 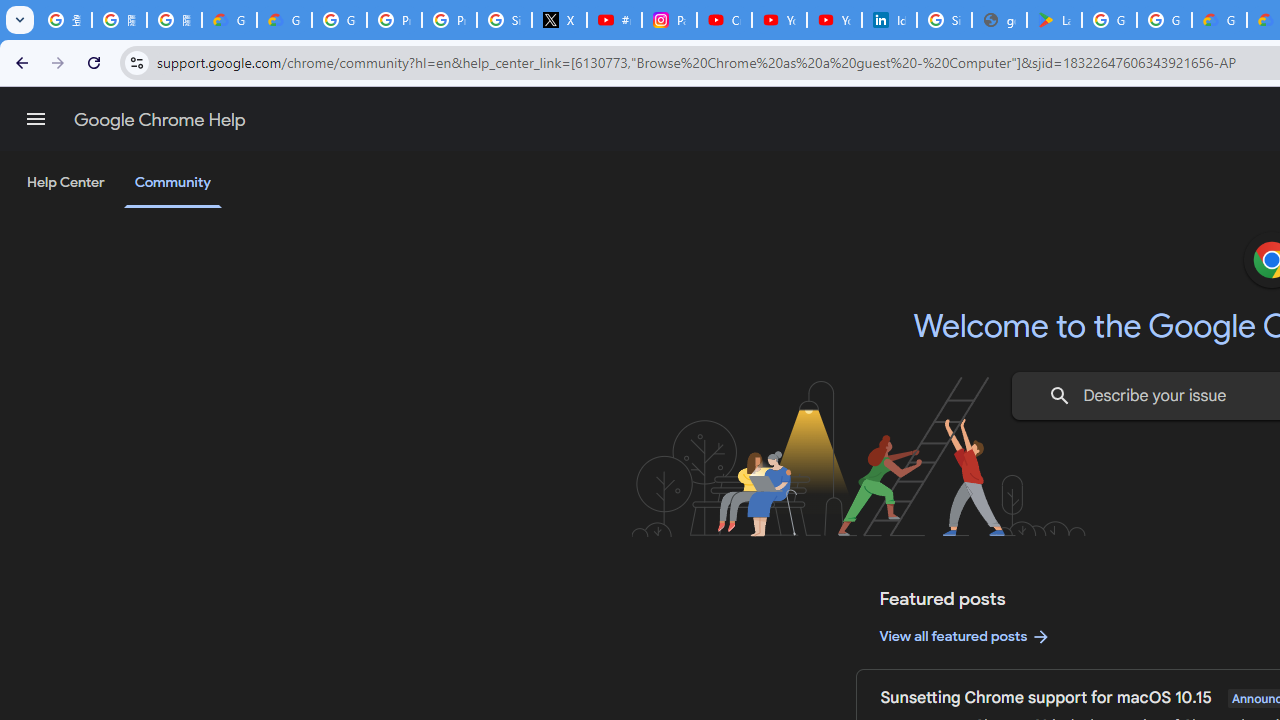 What do you see at coordinates (833, 20) in the screenshot?
I see `'YouTube Culture & Trends - YouTube Top 10, 2021'` at bounding box center [833, 20].